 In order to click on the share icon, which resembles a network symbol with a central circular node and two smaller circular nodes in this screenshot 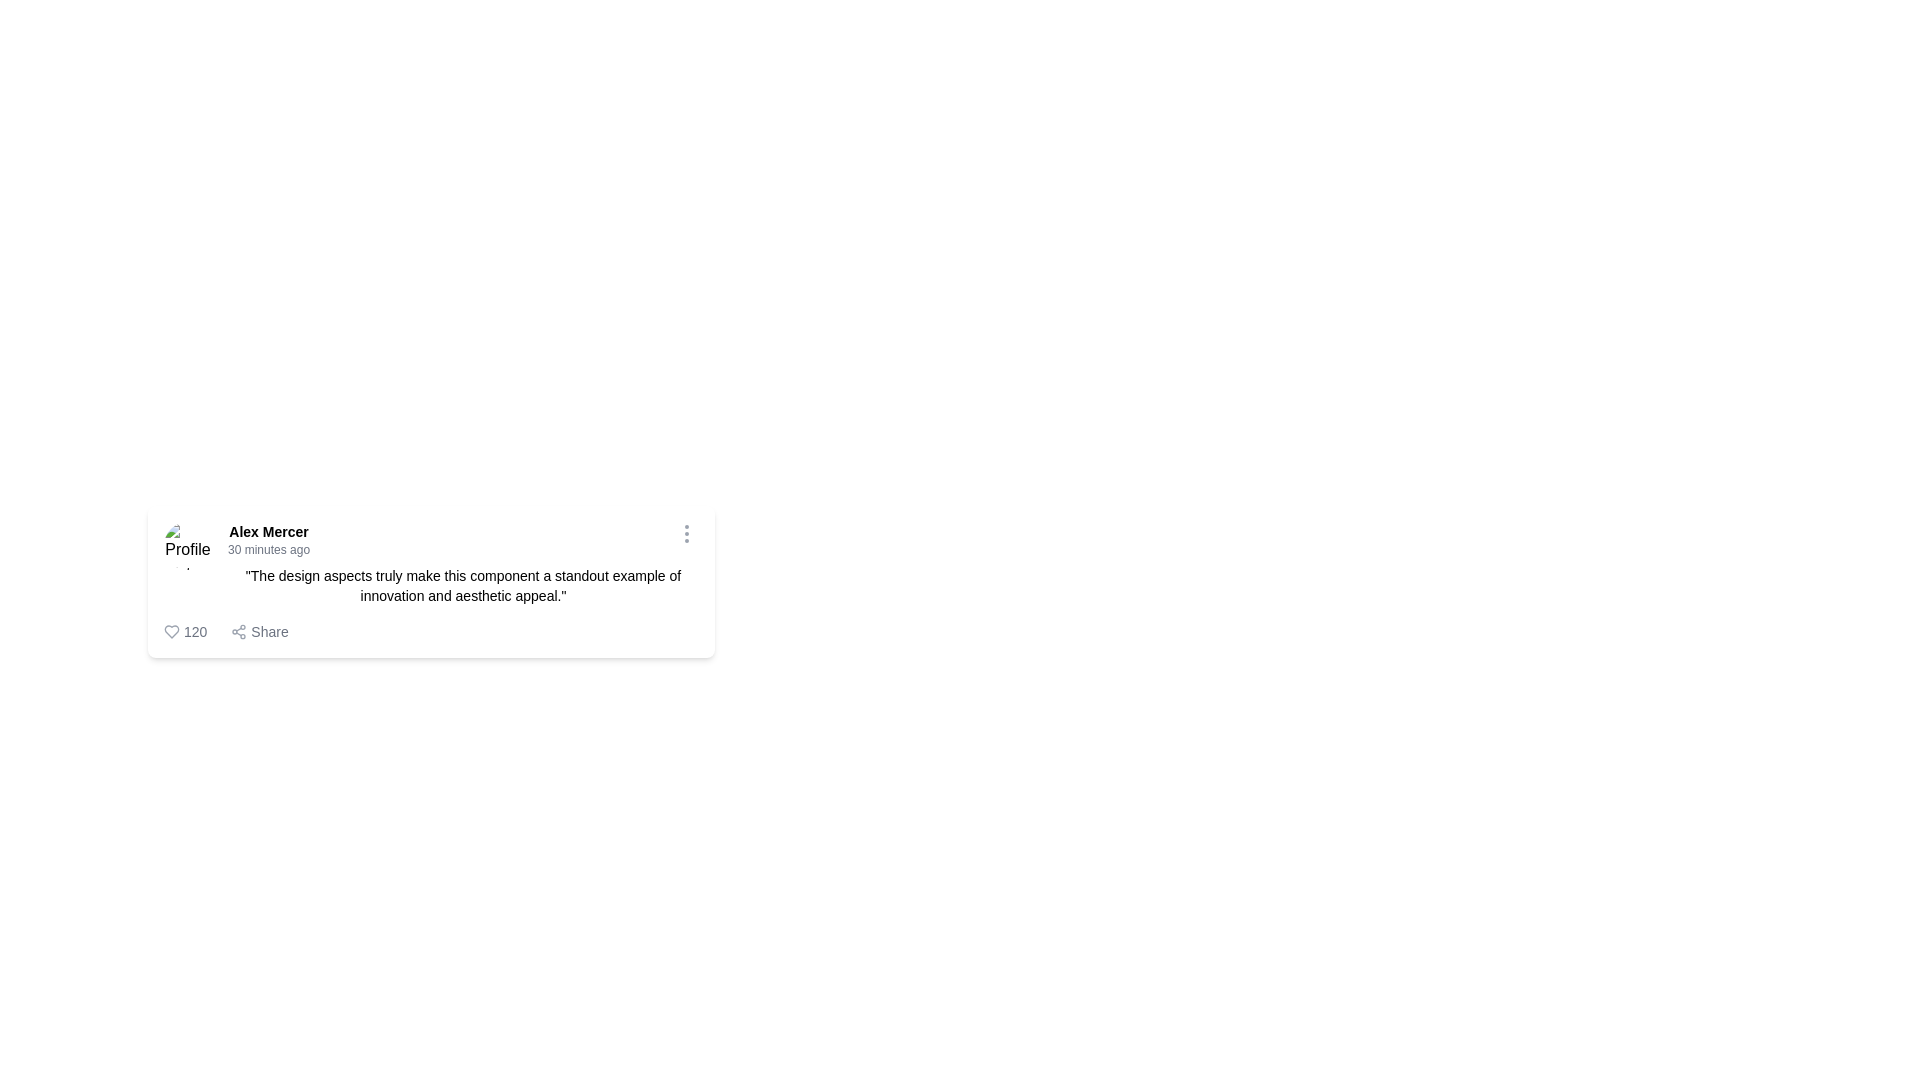, I will do `click(239, 632)`.